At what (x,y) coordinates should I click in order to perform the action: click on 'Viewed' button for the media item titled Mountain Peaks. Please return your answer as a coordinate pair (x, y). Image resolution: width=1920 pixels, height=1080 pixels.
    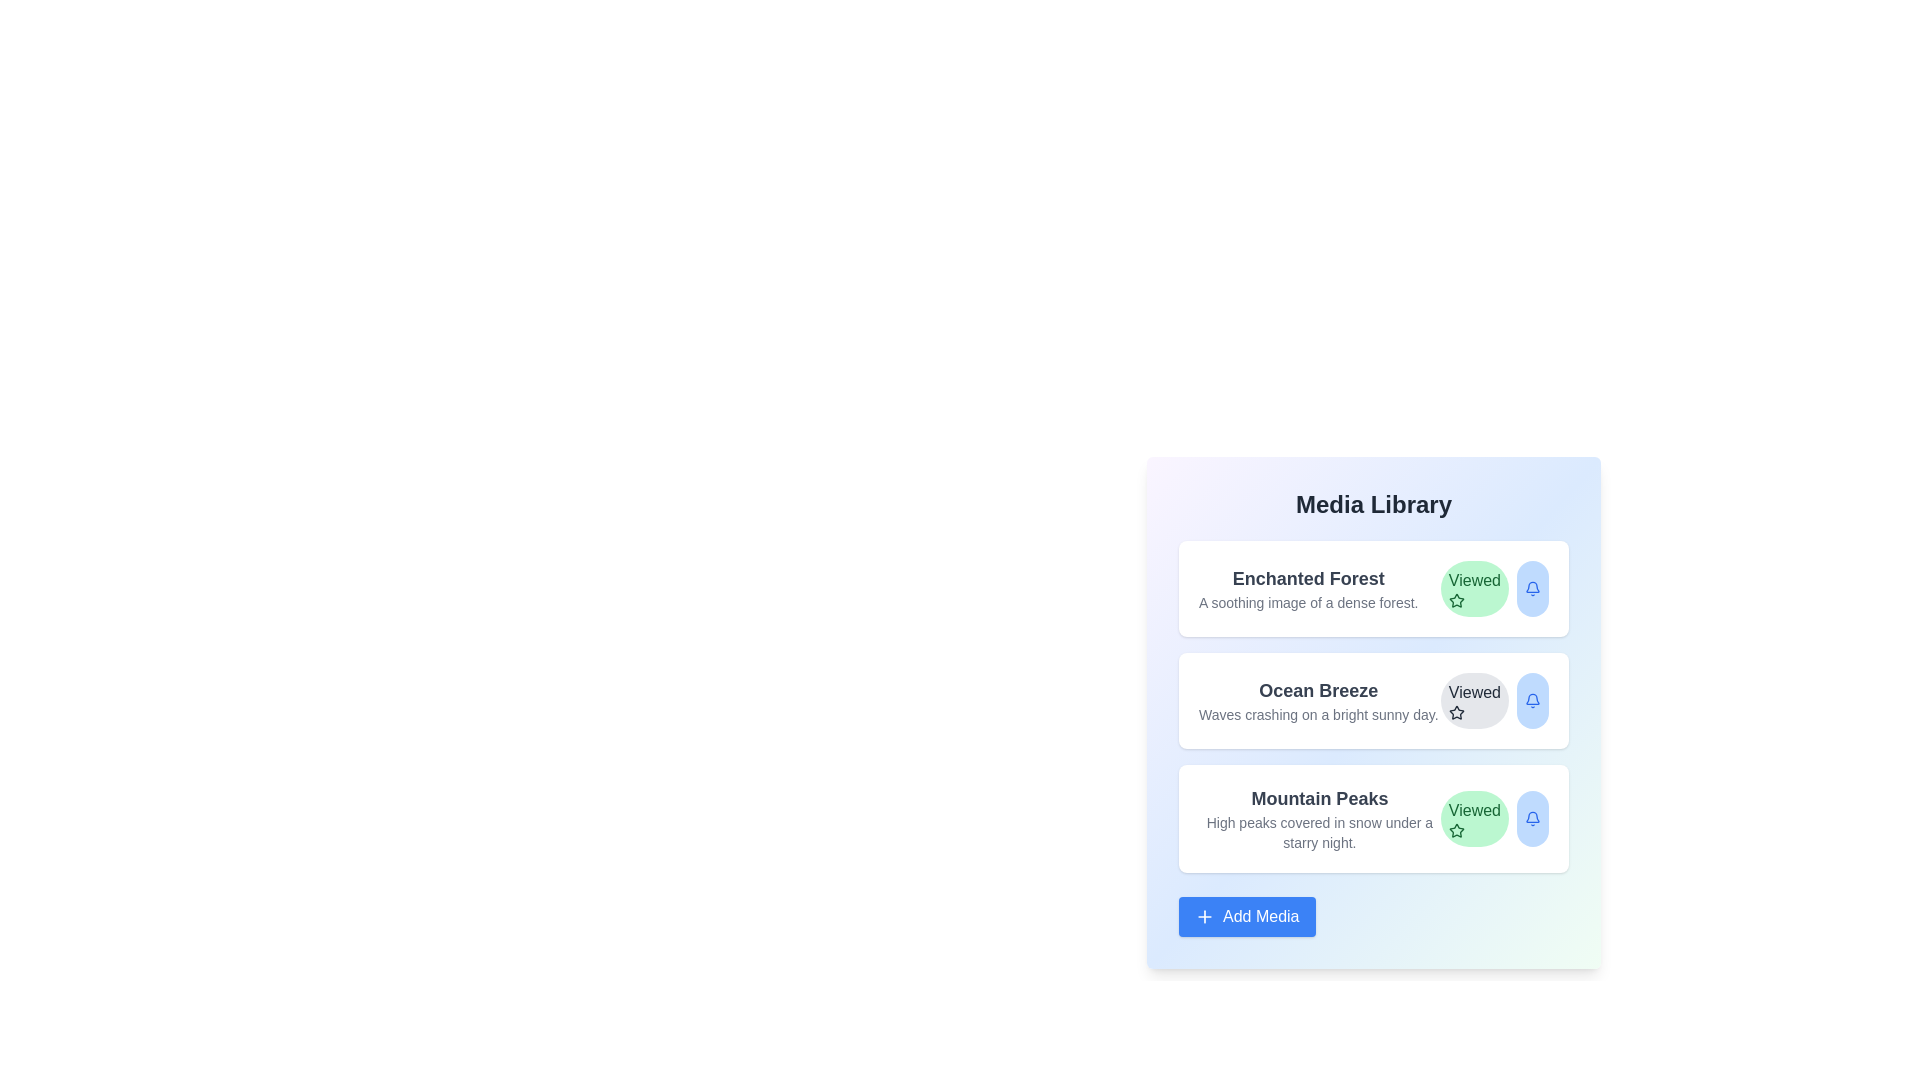
    Looking at the image, I should click on (1474, 818).